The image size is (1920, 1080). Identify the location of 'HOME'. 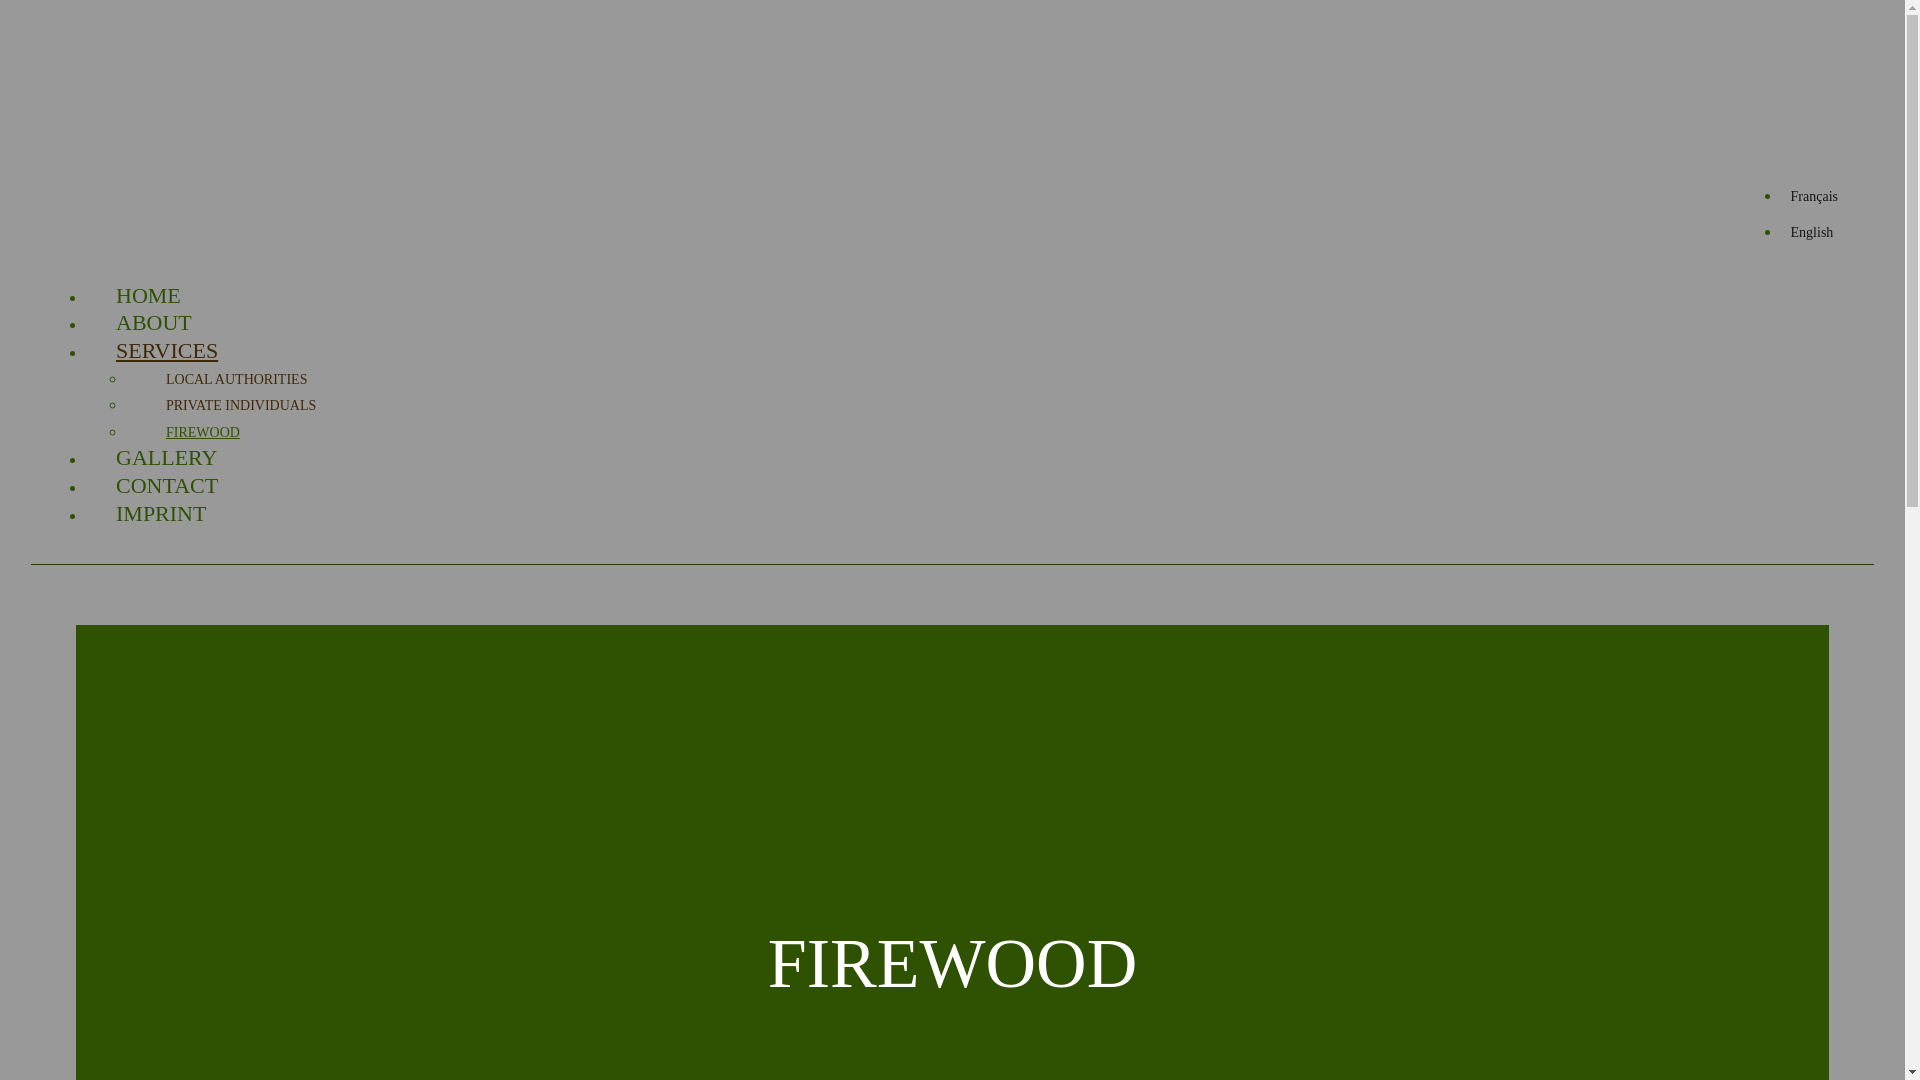
(147, 296).